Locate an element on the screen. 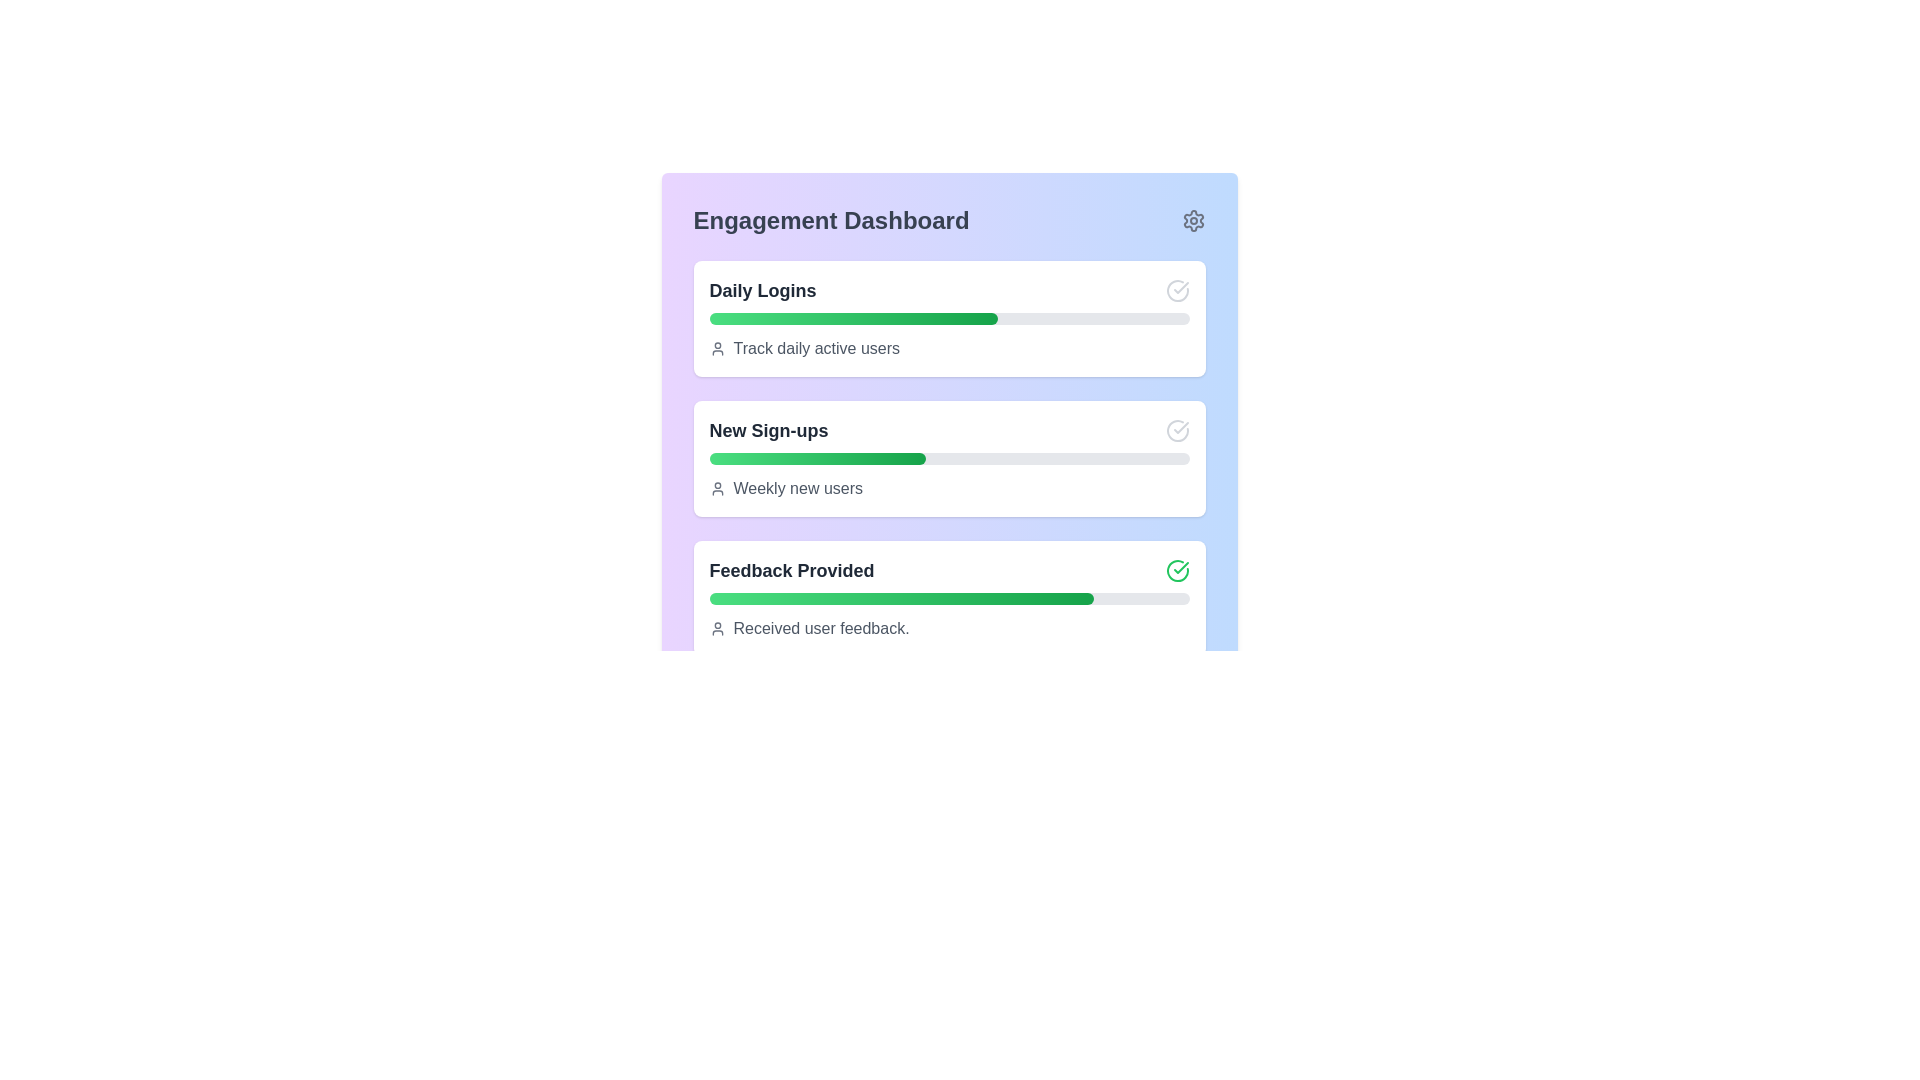 The image size is (1920, 1080). icon located to the immediate left of the text 'Received user feedback.' in the 'Feedback Provided' section of the dashboard is located at coordinates (717, 627).